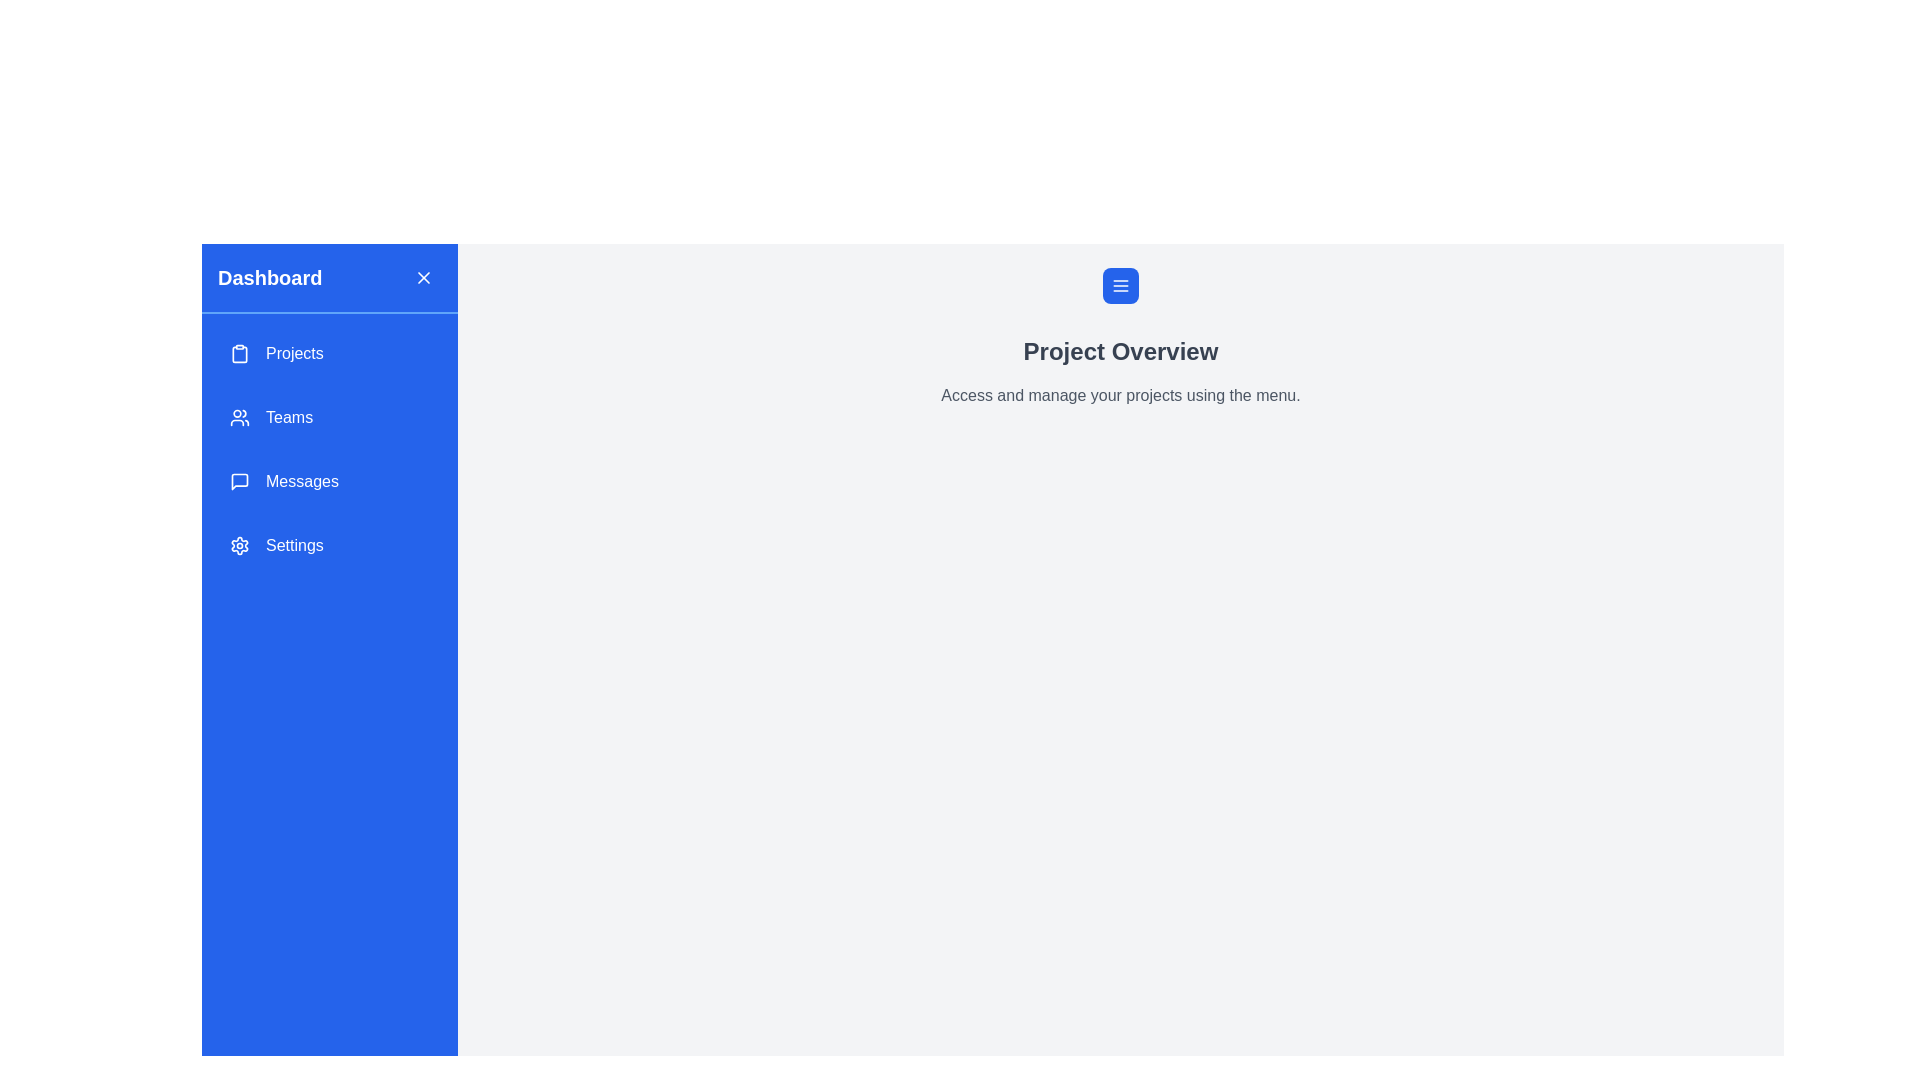  I want to click on the 'Projects' text label, which is displayed in white on a blue background, located in the menu below the 'Dashboard' title, so click(293, 353).